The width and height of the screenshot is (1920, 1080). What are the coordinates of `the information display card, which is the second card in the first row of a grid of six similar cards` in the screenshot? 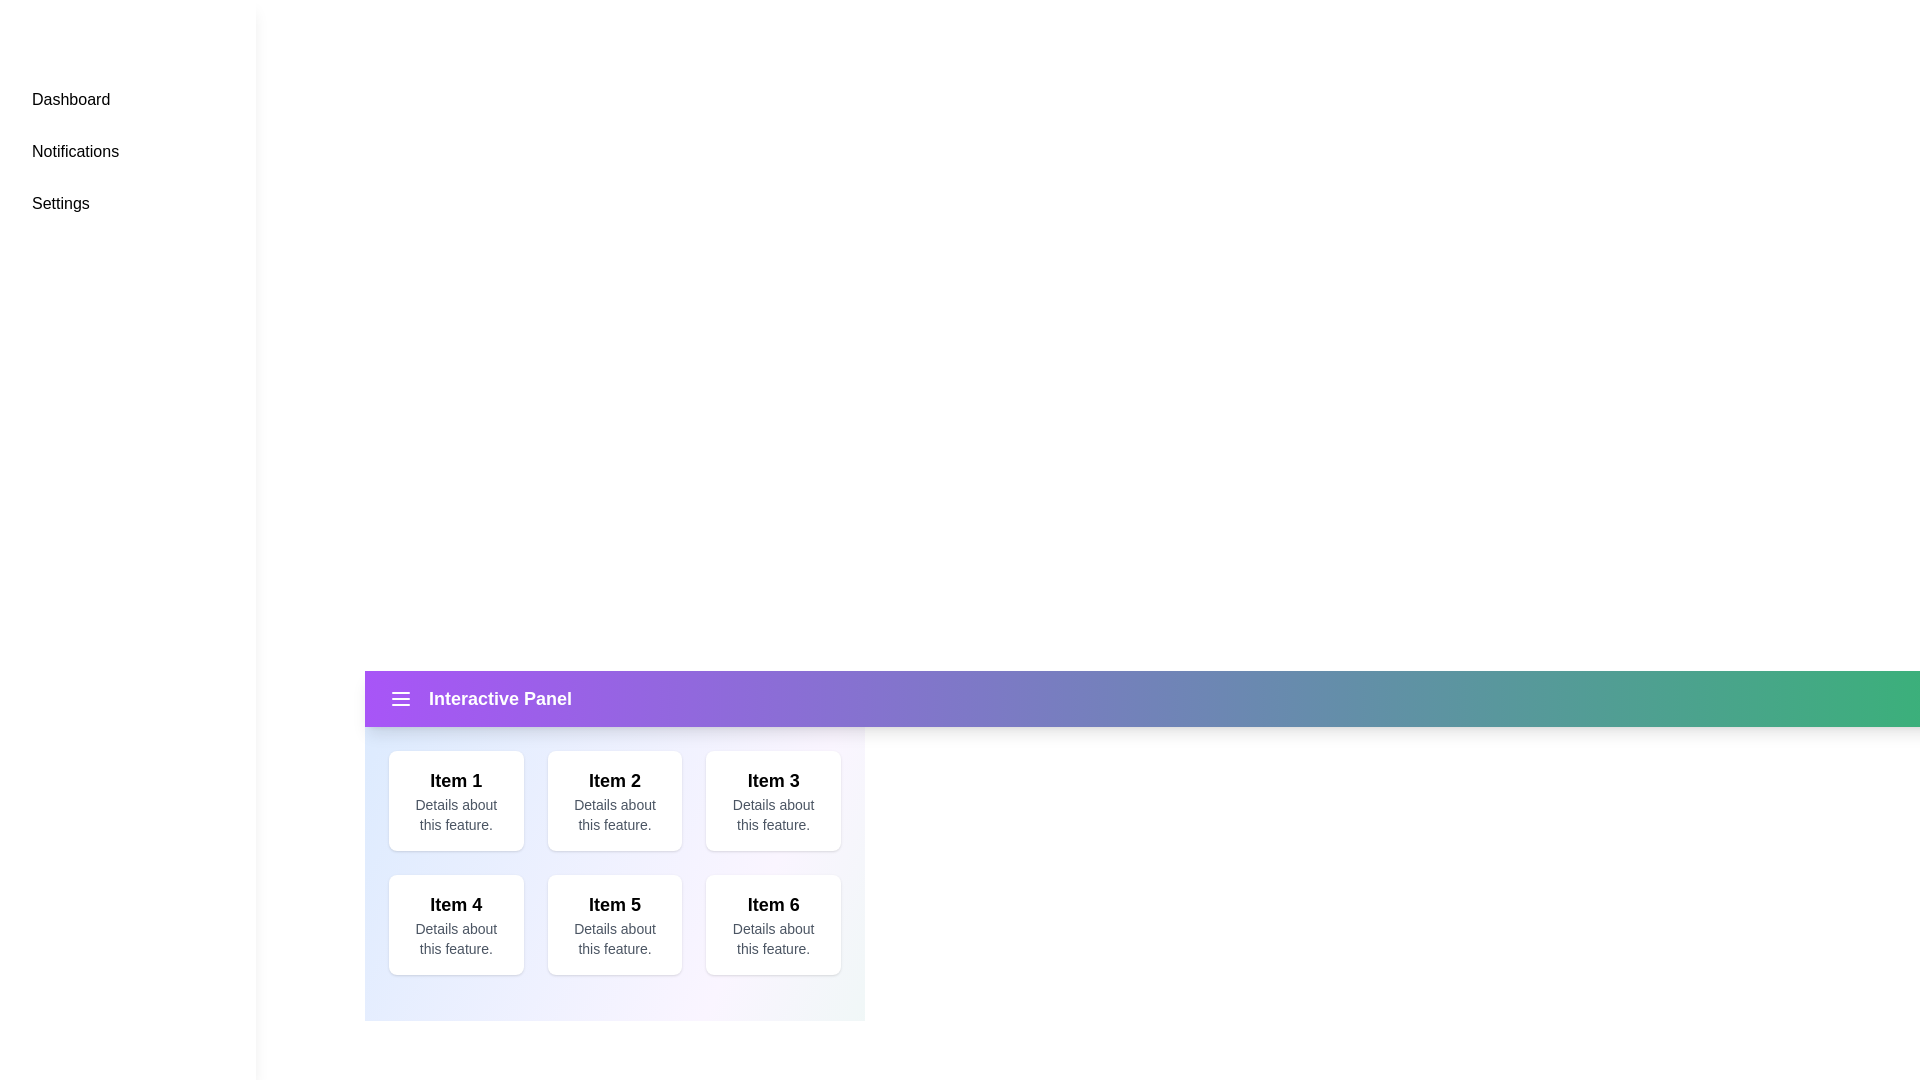 It's located at (613, 800).